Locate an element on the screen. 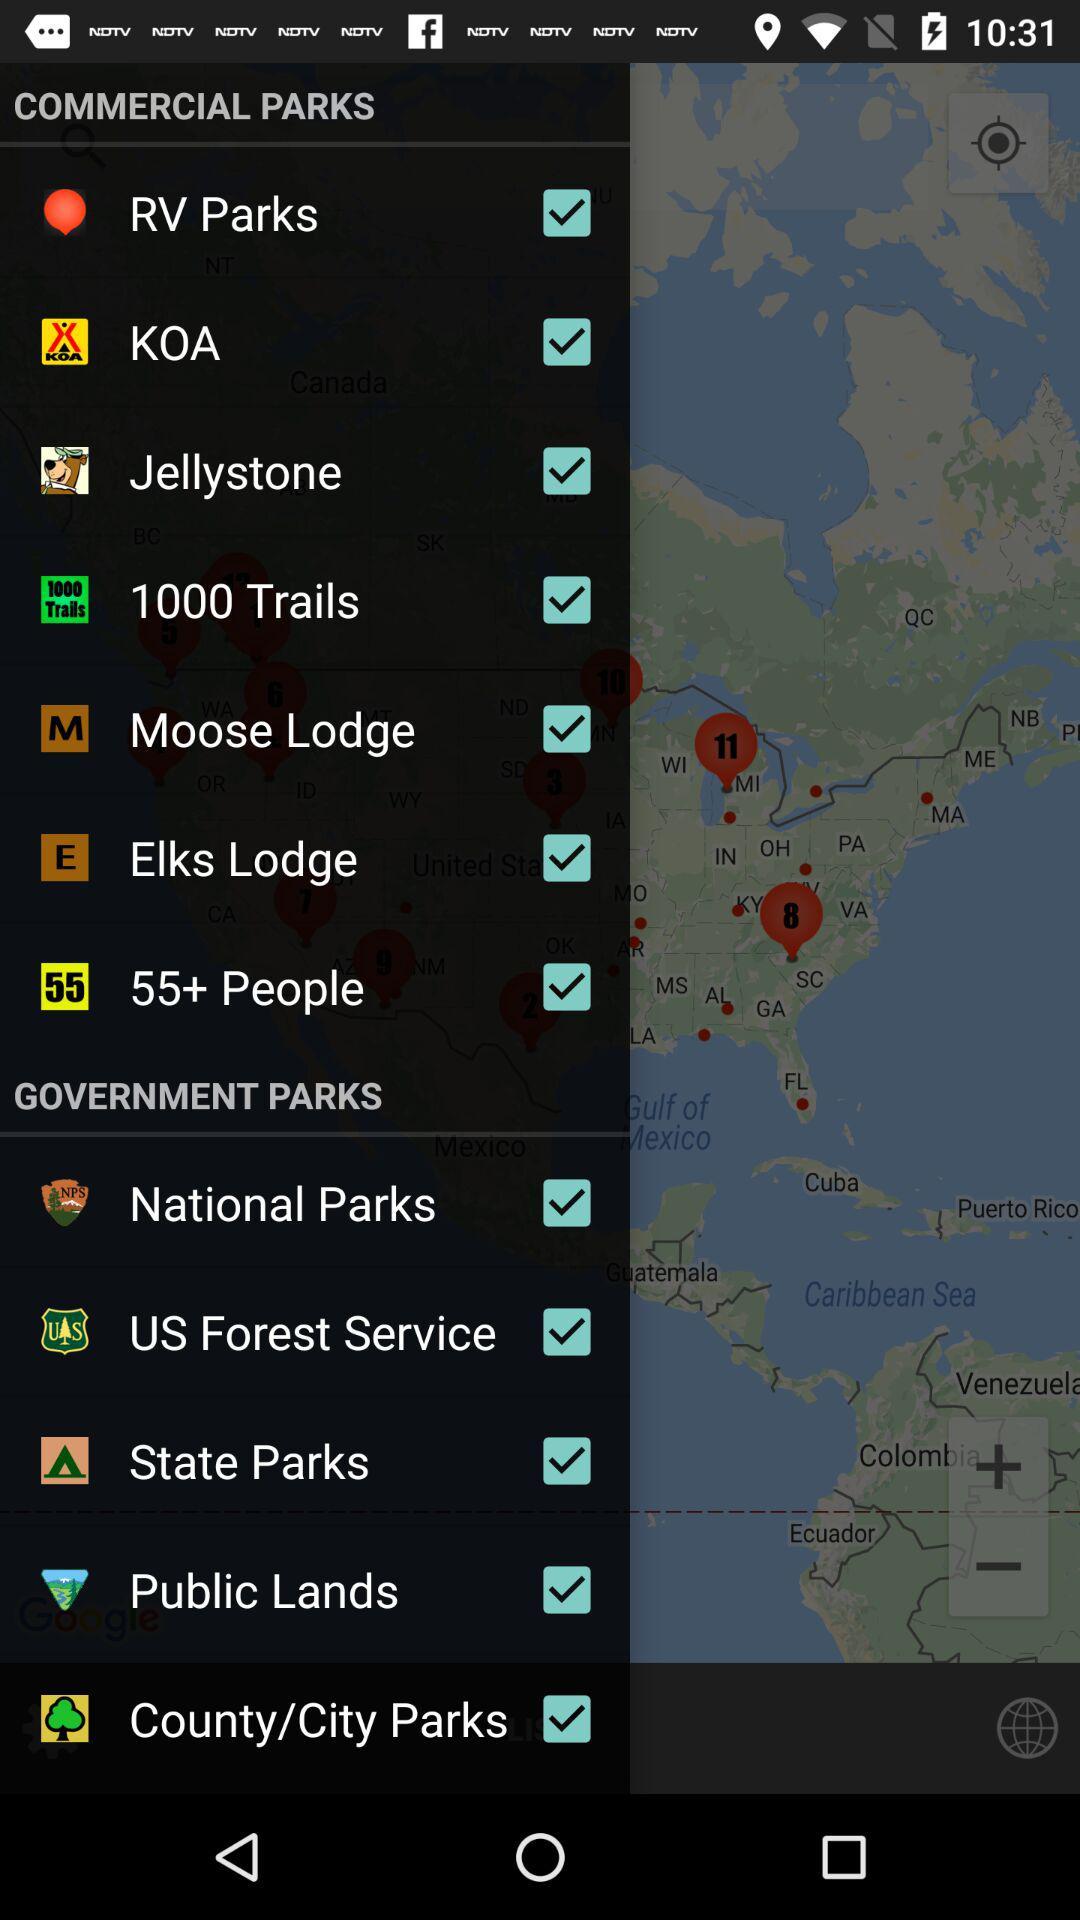 This screenshot has height=1920, width=1080. the location_crosshair icon is located at coordinates (998, 143).